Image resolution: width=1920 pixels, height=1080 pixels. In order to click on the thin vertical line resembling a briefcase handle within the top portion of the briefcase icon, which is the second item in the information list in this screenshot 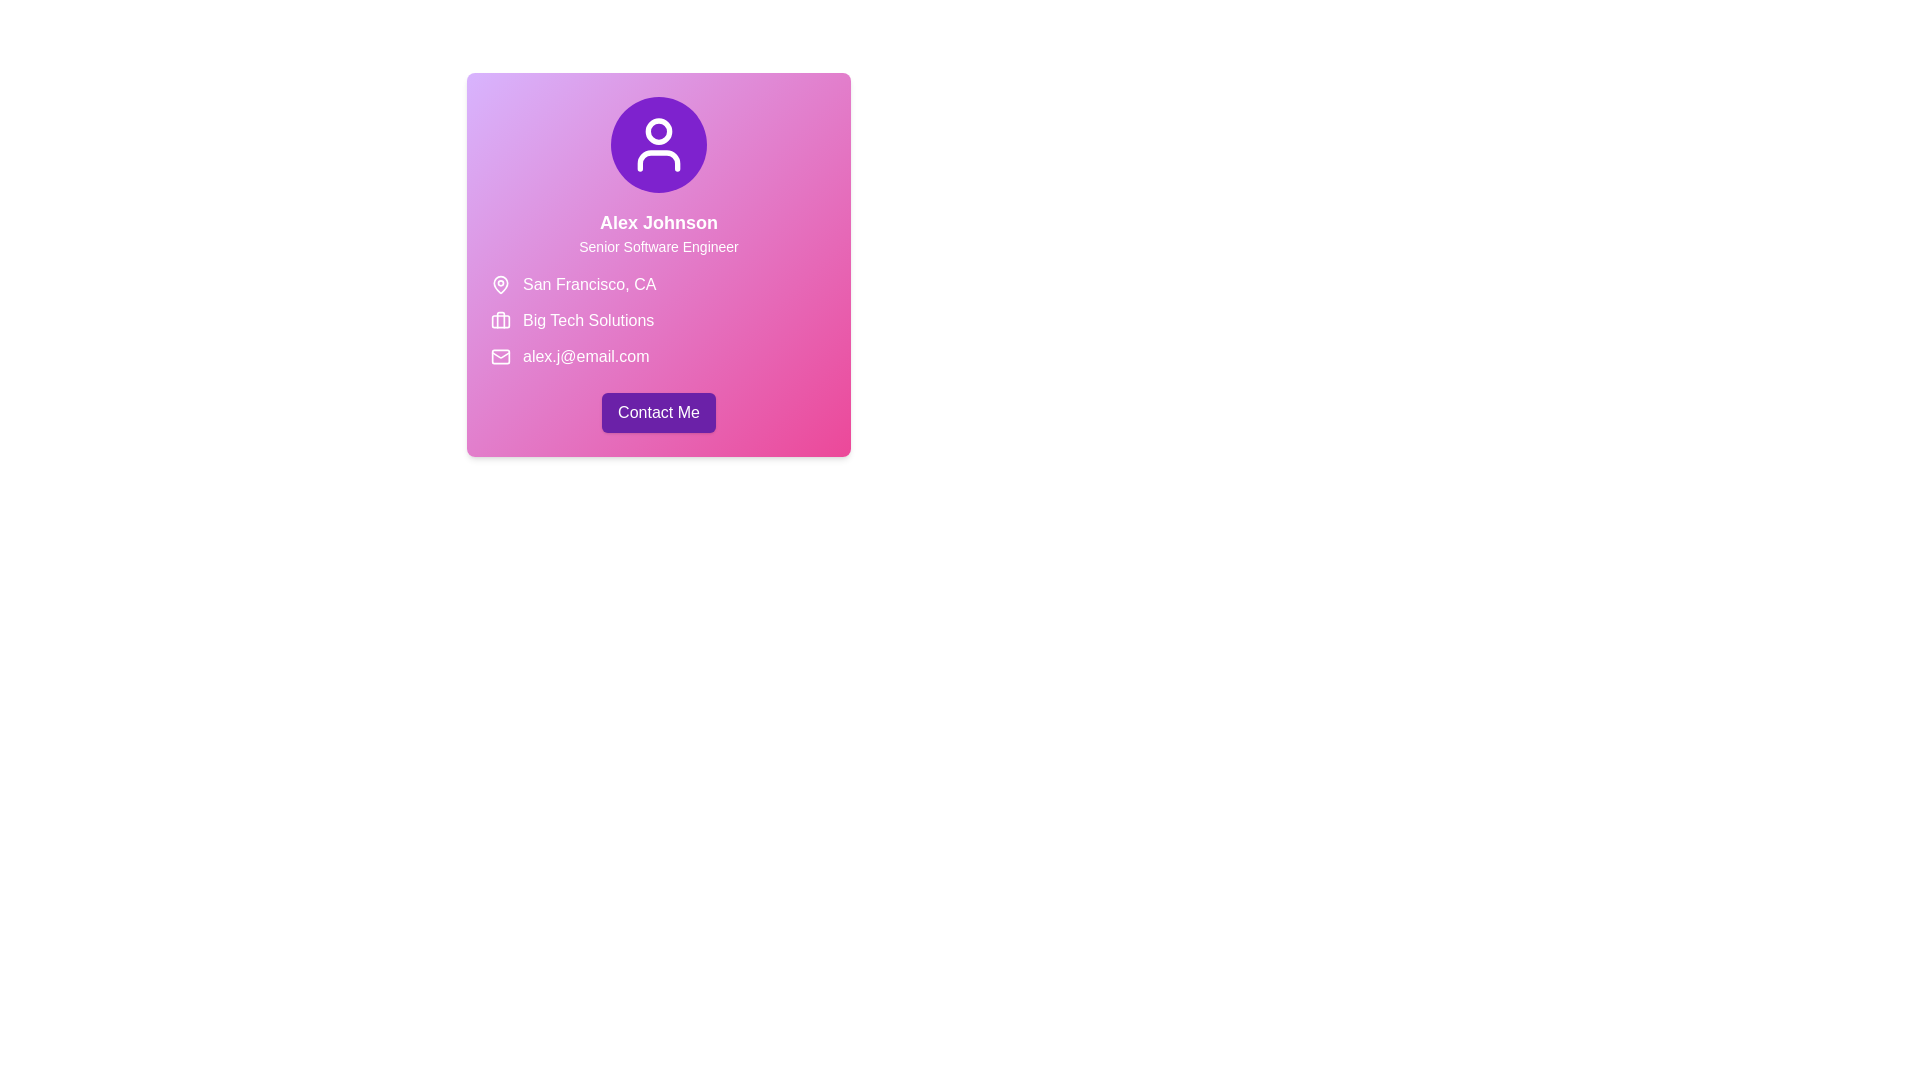, I will do `click(500, 319)`.